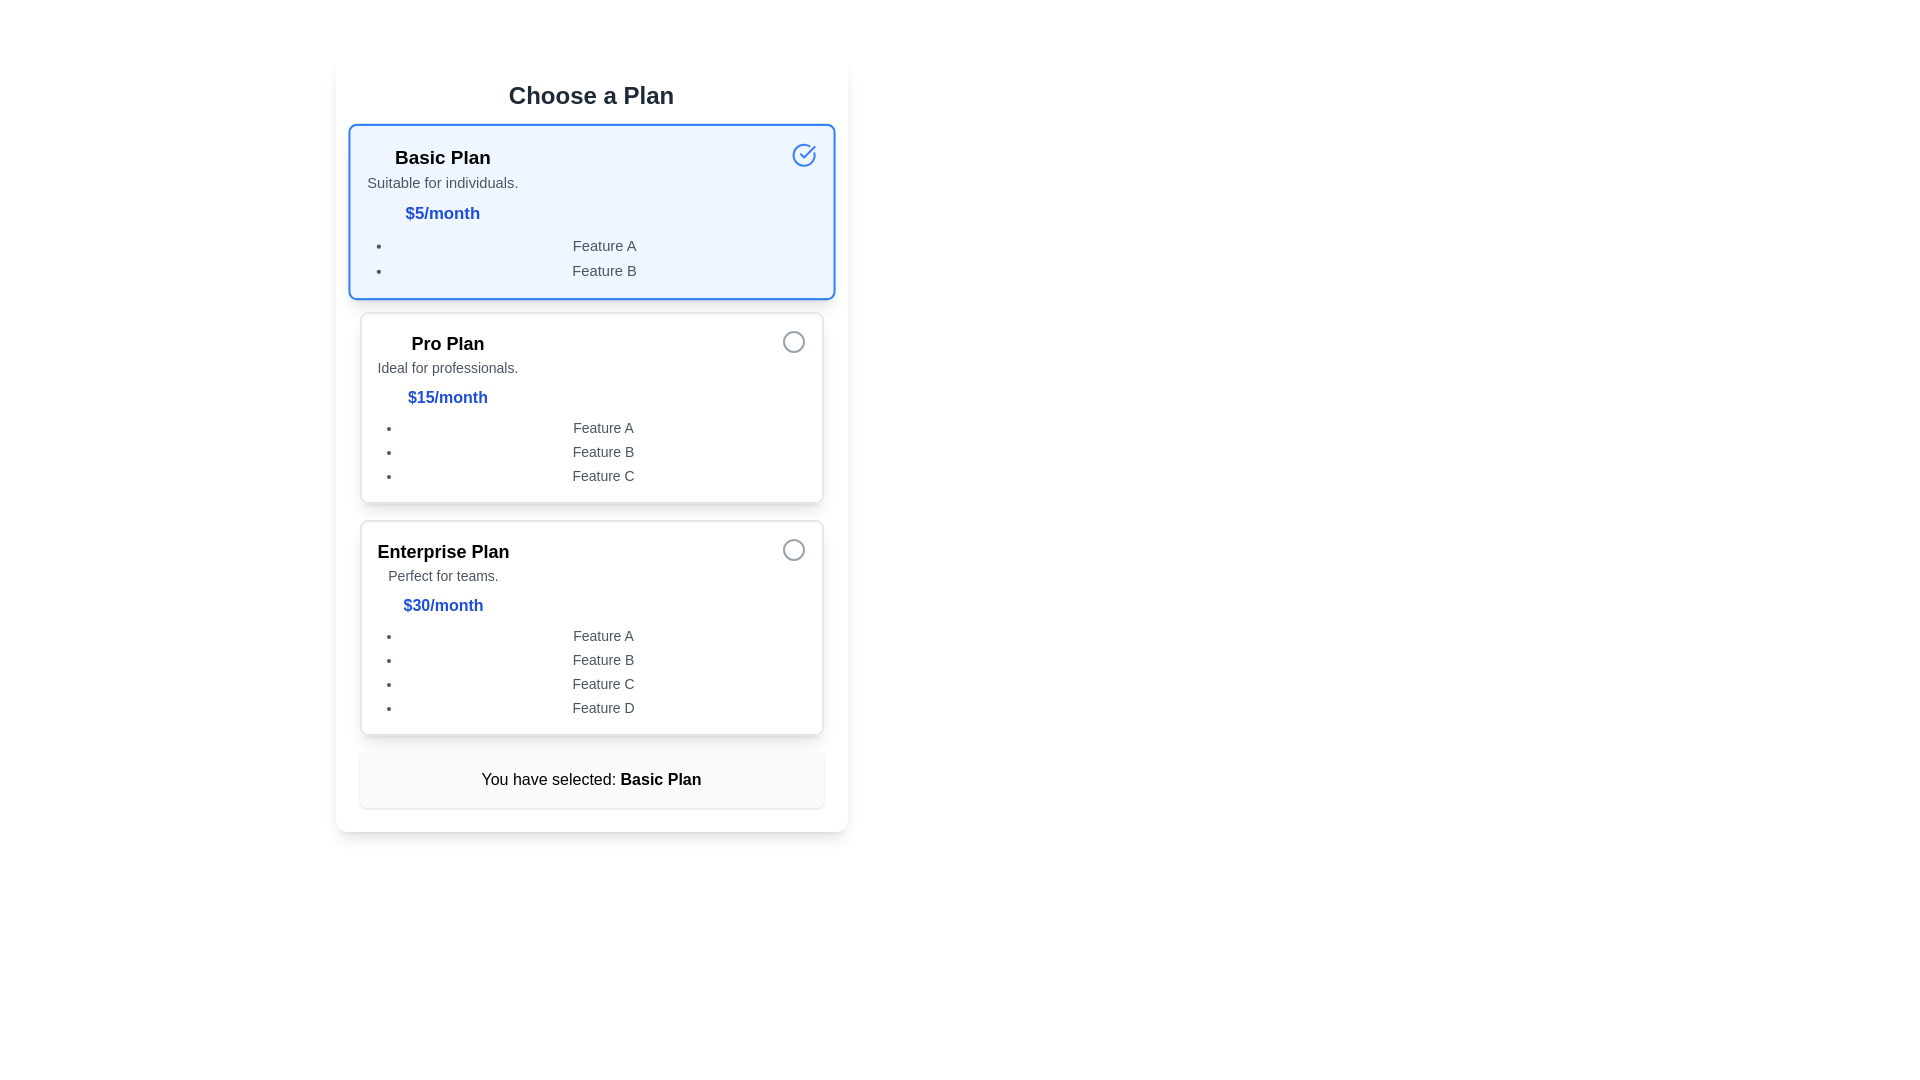 The image size is (1920, 1080). I want to click on bullet-point list displaying features 'Feature A', 'Feature B', 'Feature C', and 'Feature D' located in the bottom section of the 'Enterprise Plan' card beneath the '$30/month' price label, so click(590, 671).